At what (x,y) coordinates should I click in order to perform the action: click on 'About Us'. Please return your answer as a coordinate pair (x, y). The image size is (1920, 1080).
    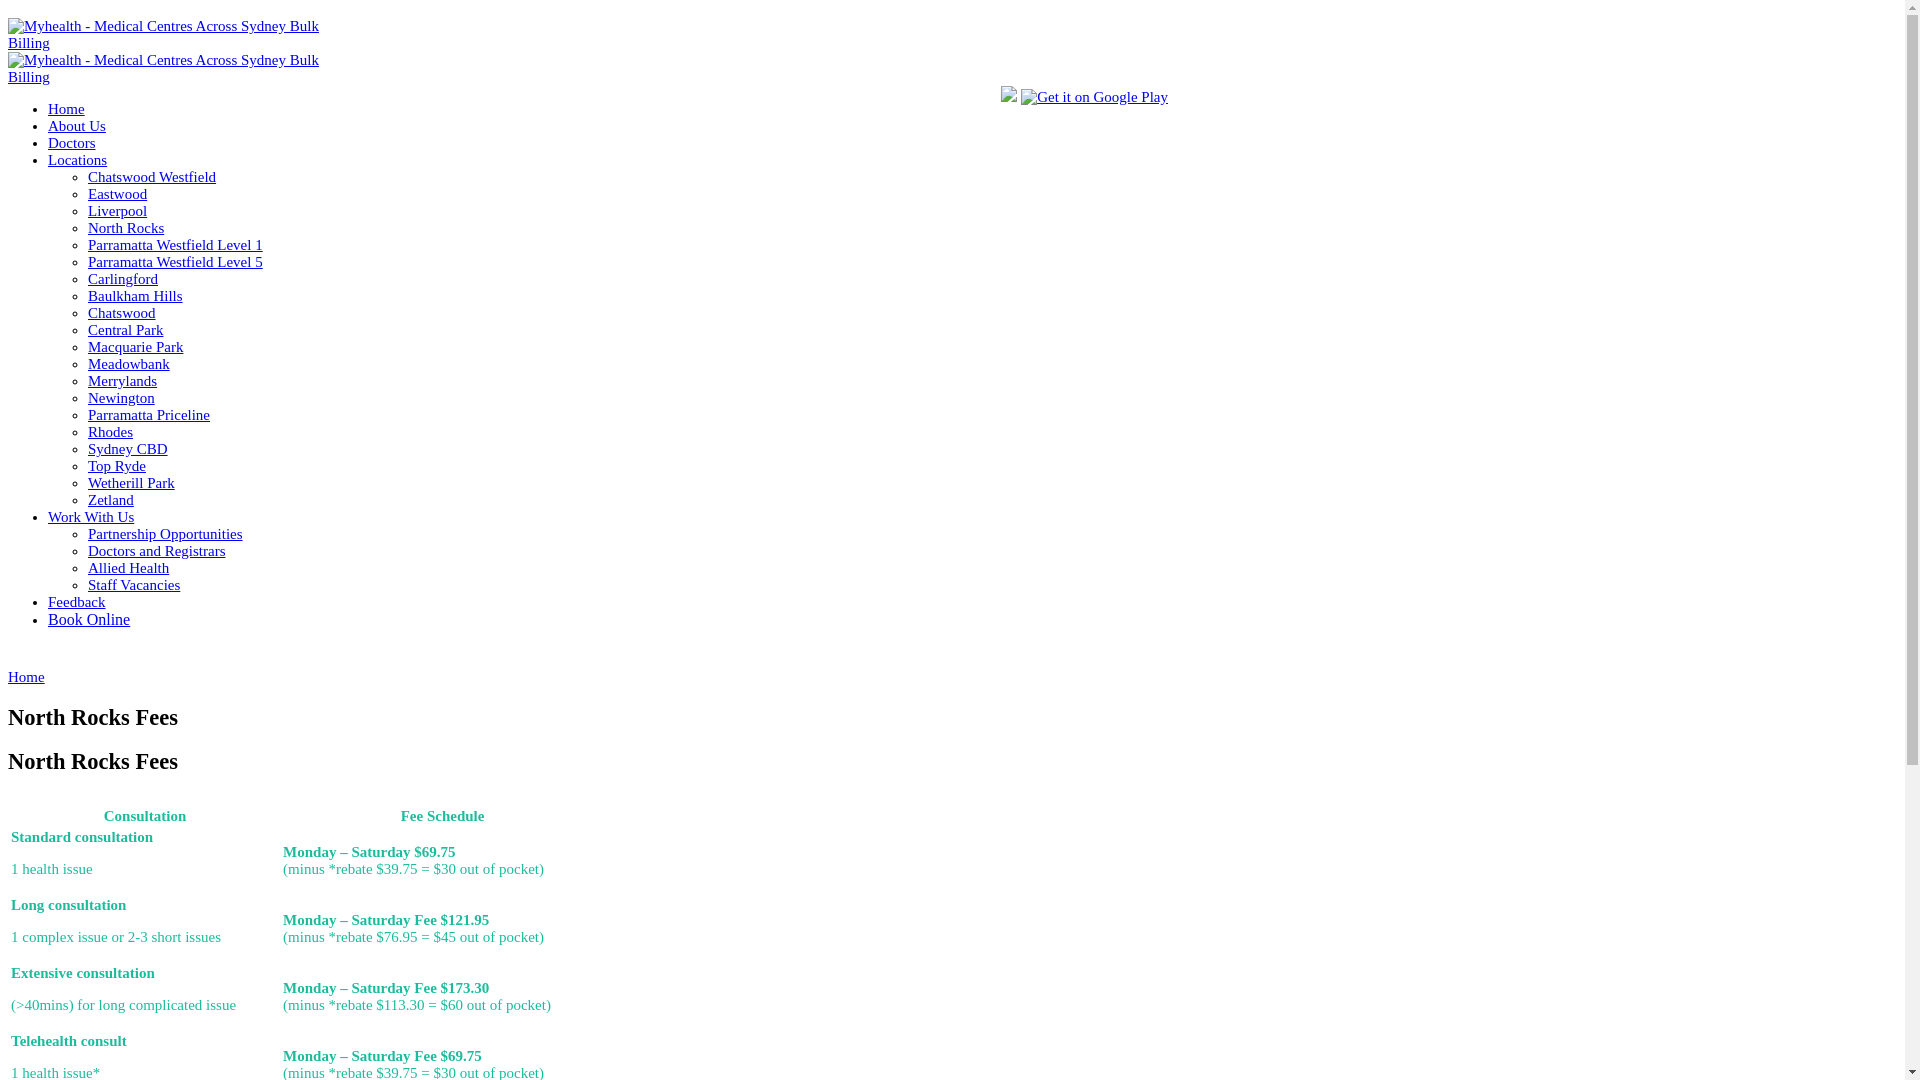
    Looking at the image, I should click on (76, 126).